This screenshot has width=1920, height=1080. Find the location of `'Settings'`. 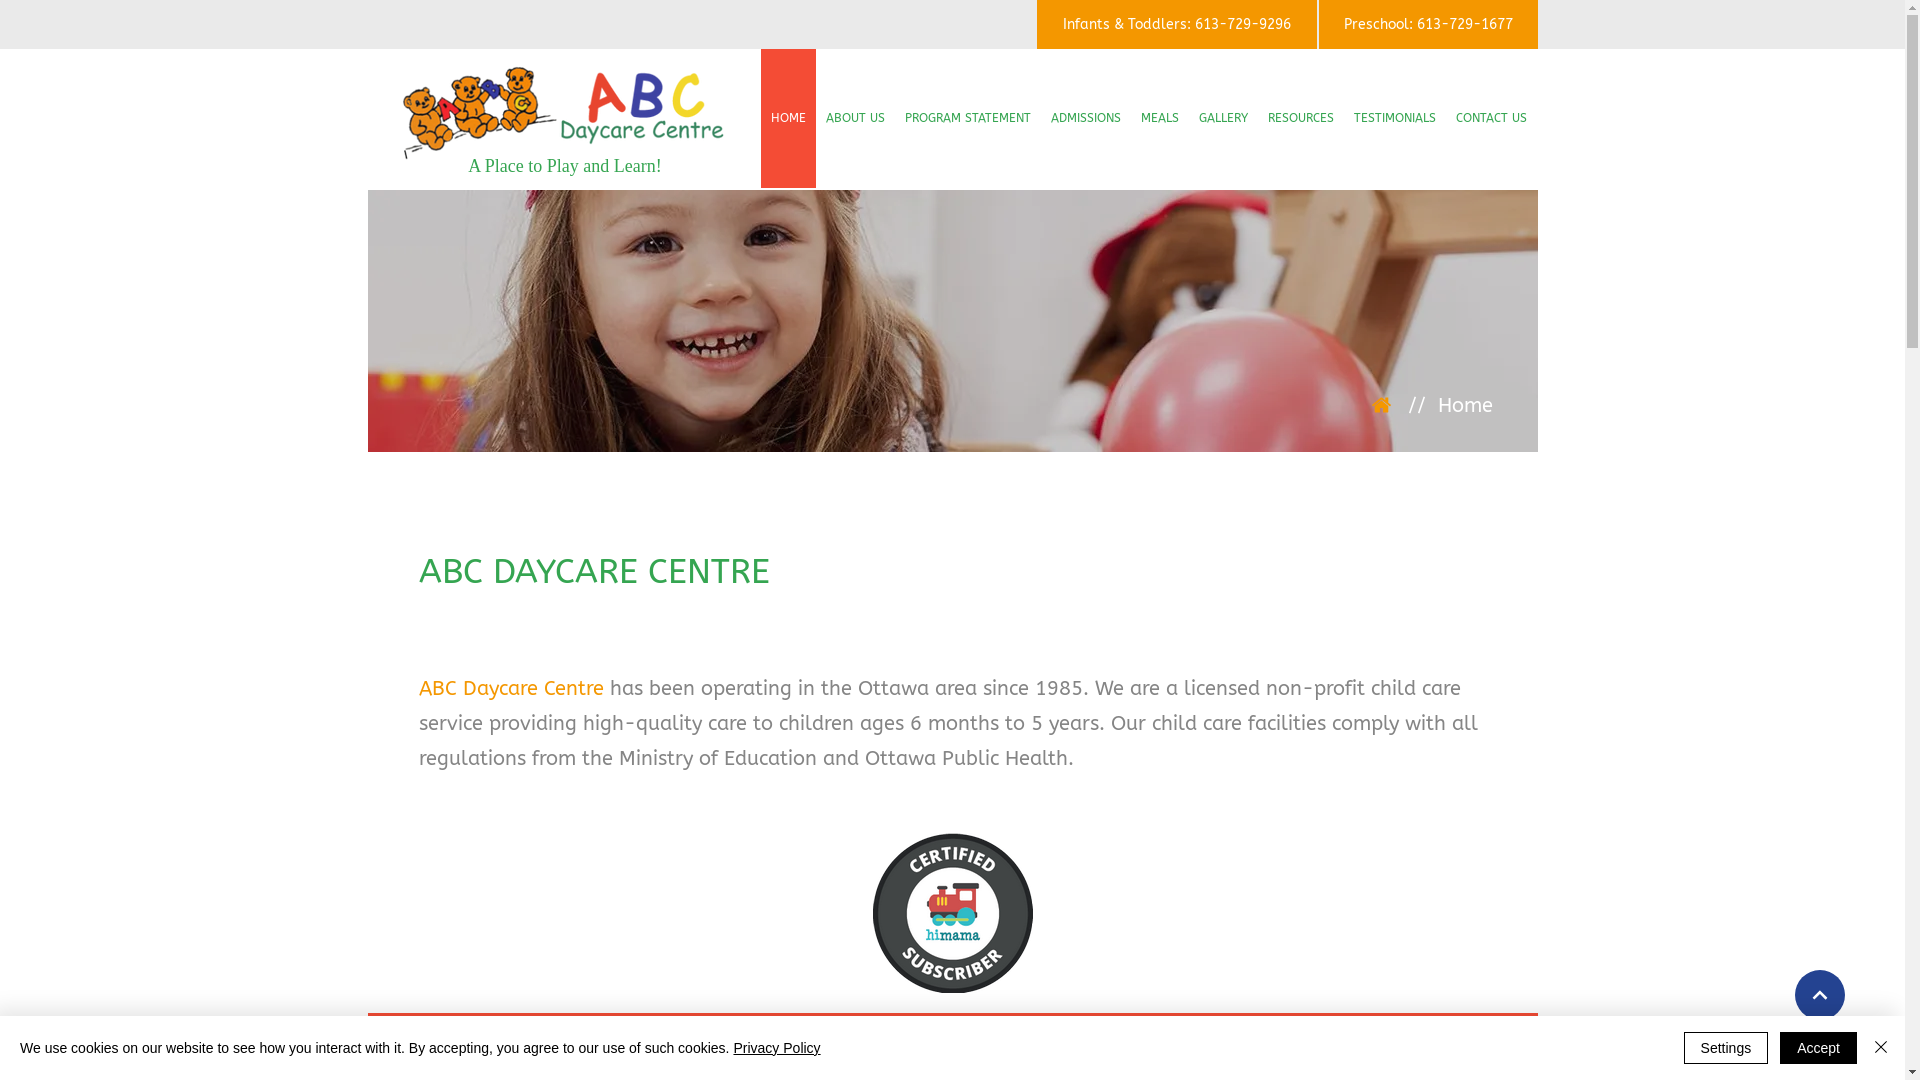

'Settings' is located at coordinates (1725, 1047).